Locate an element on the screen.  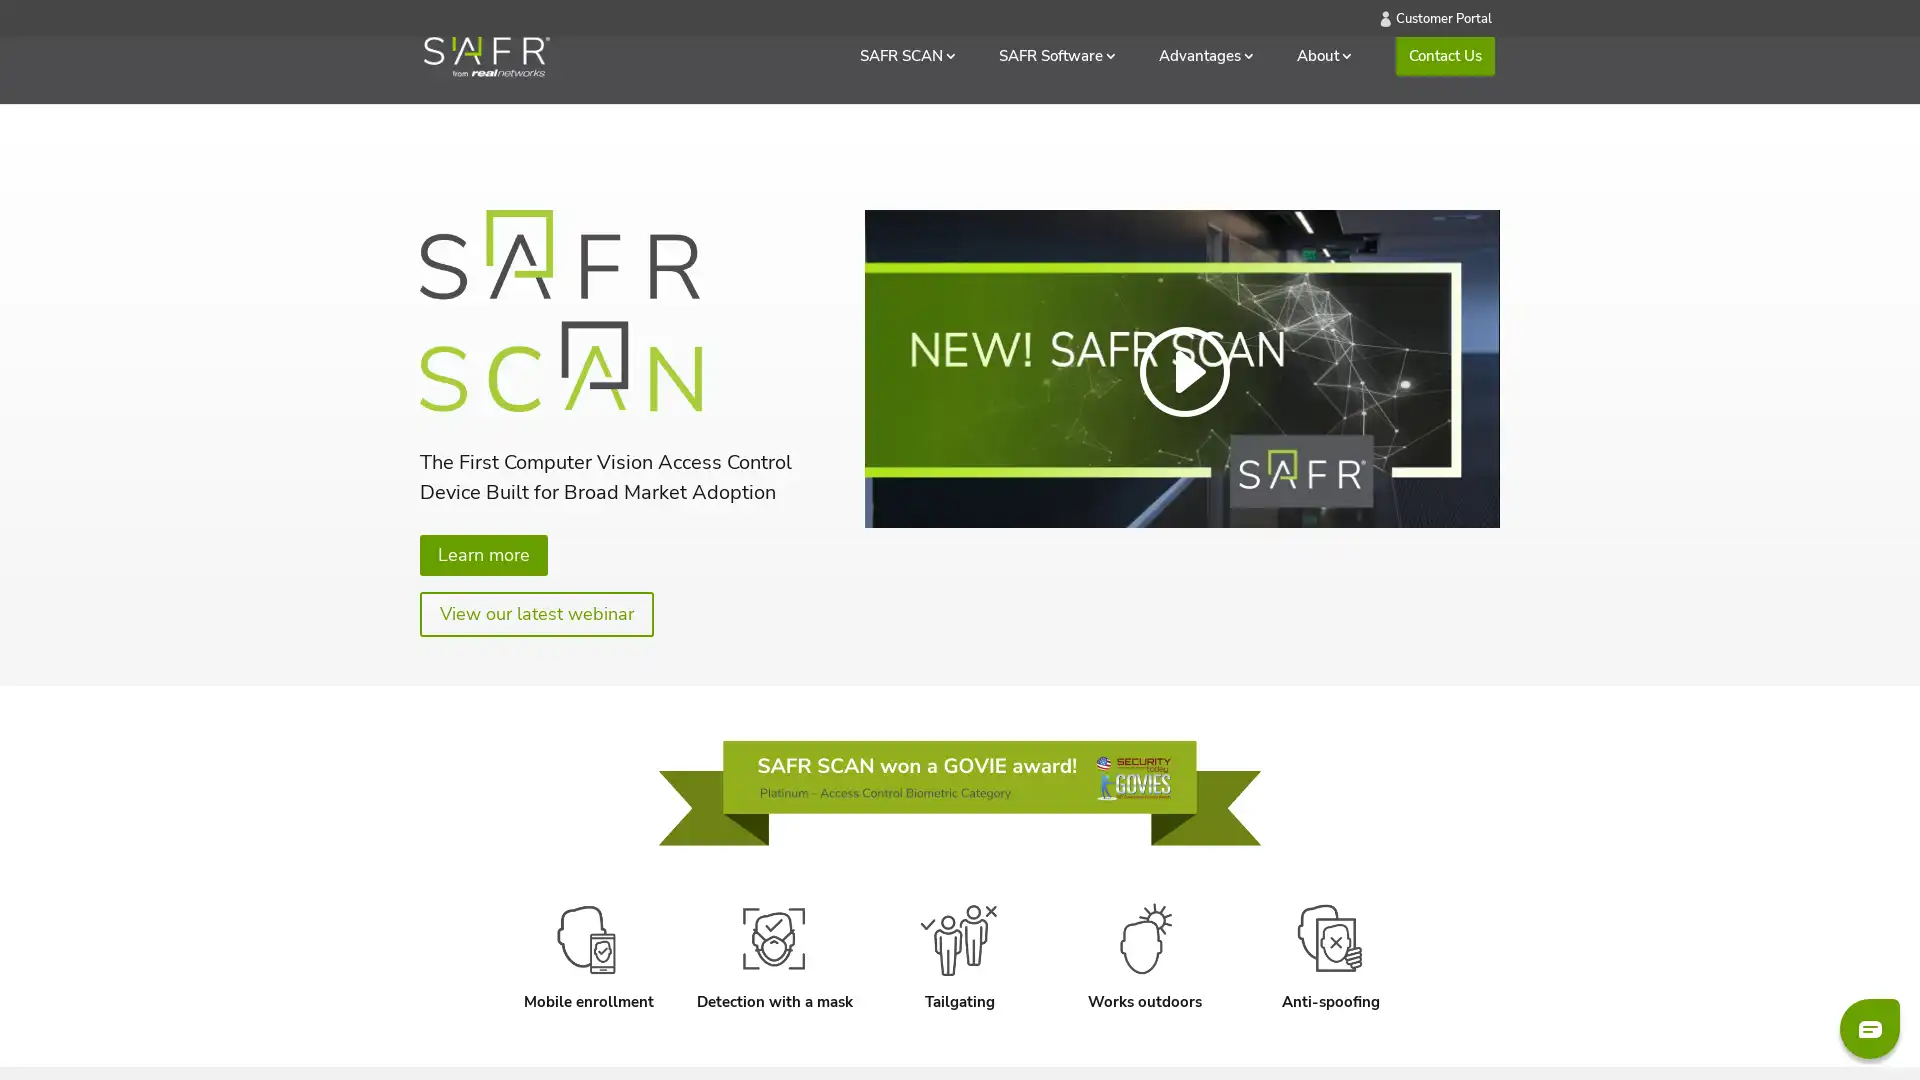
enter full screen is located at coordinates (1425, 478).